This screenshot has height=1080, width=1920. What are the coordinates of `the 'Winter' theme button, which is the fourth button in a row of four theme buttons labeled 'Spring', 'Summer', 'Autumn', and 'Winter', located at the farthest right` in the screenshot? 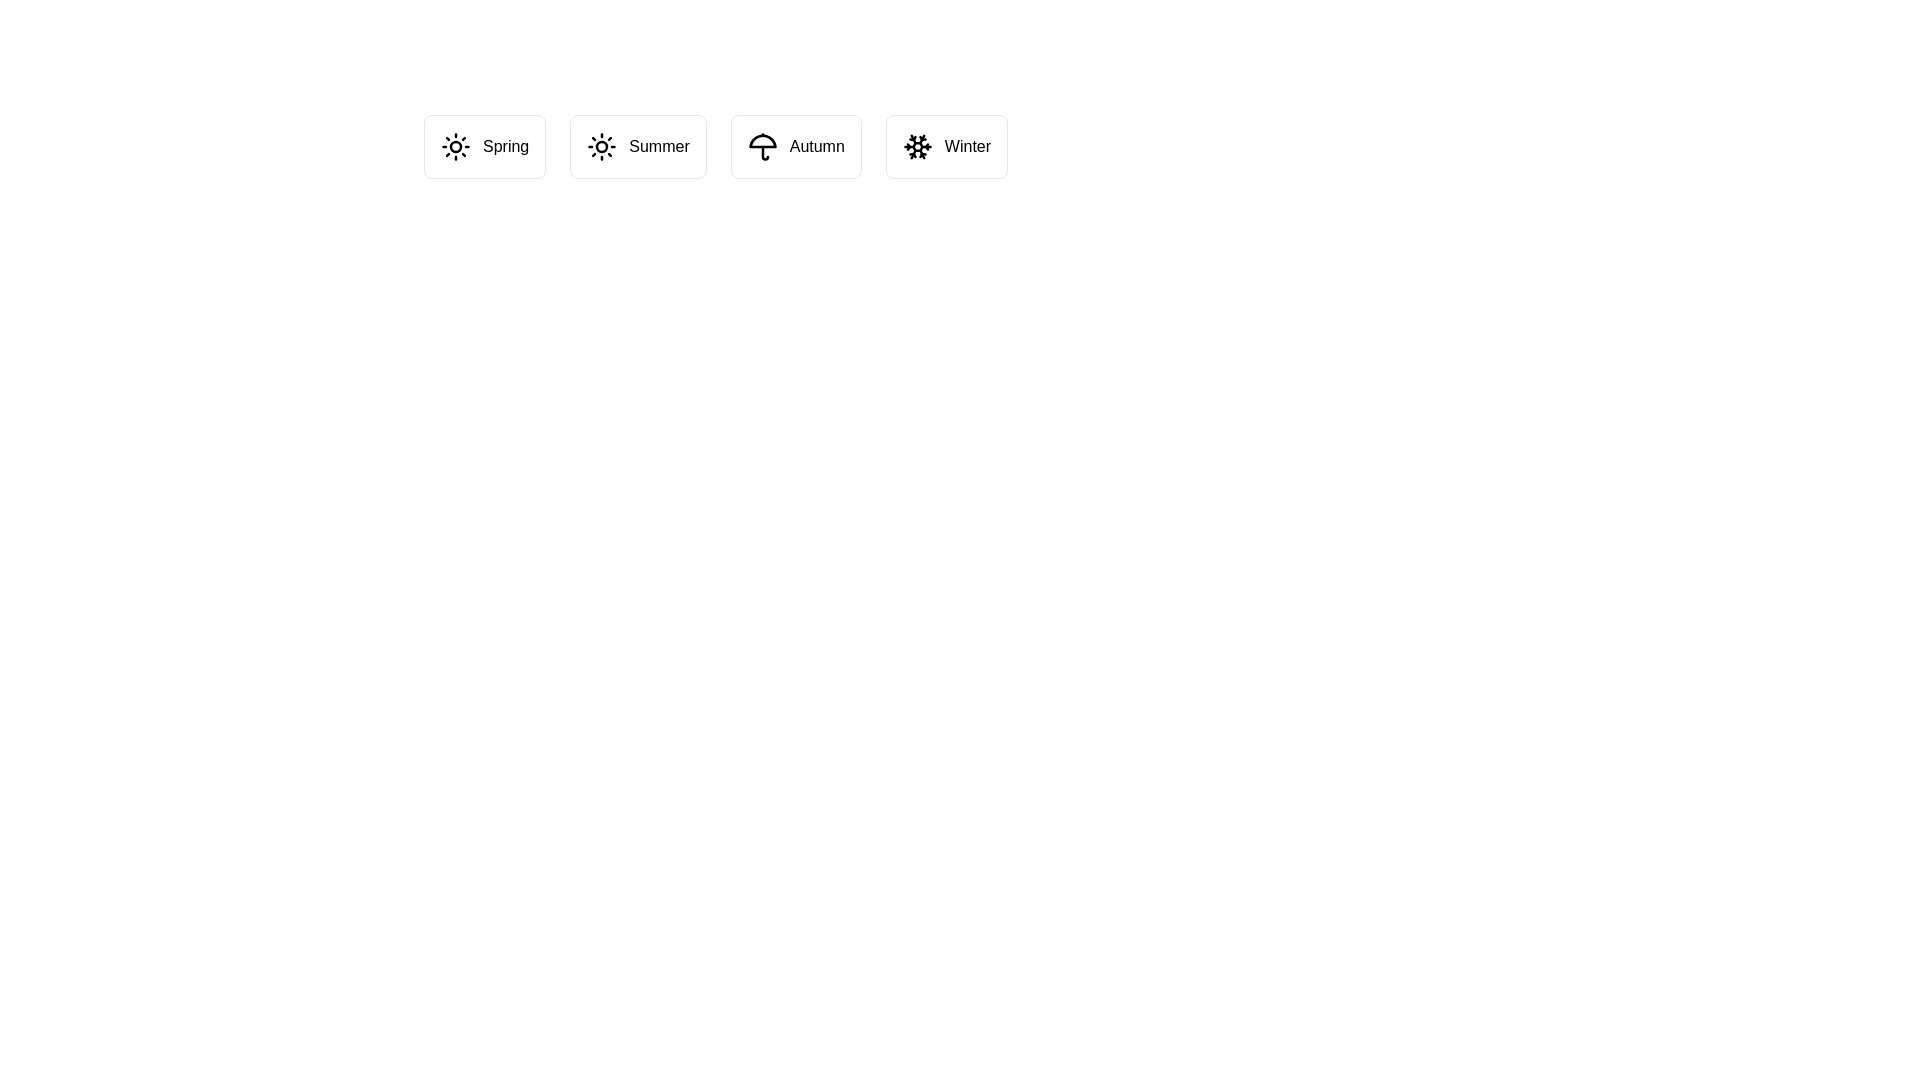 It's located at (945, 145).